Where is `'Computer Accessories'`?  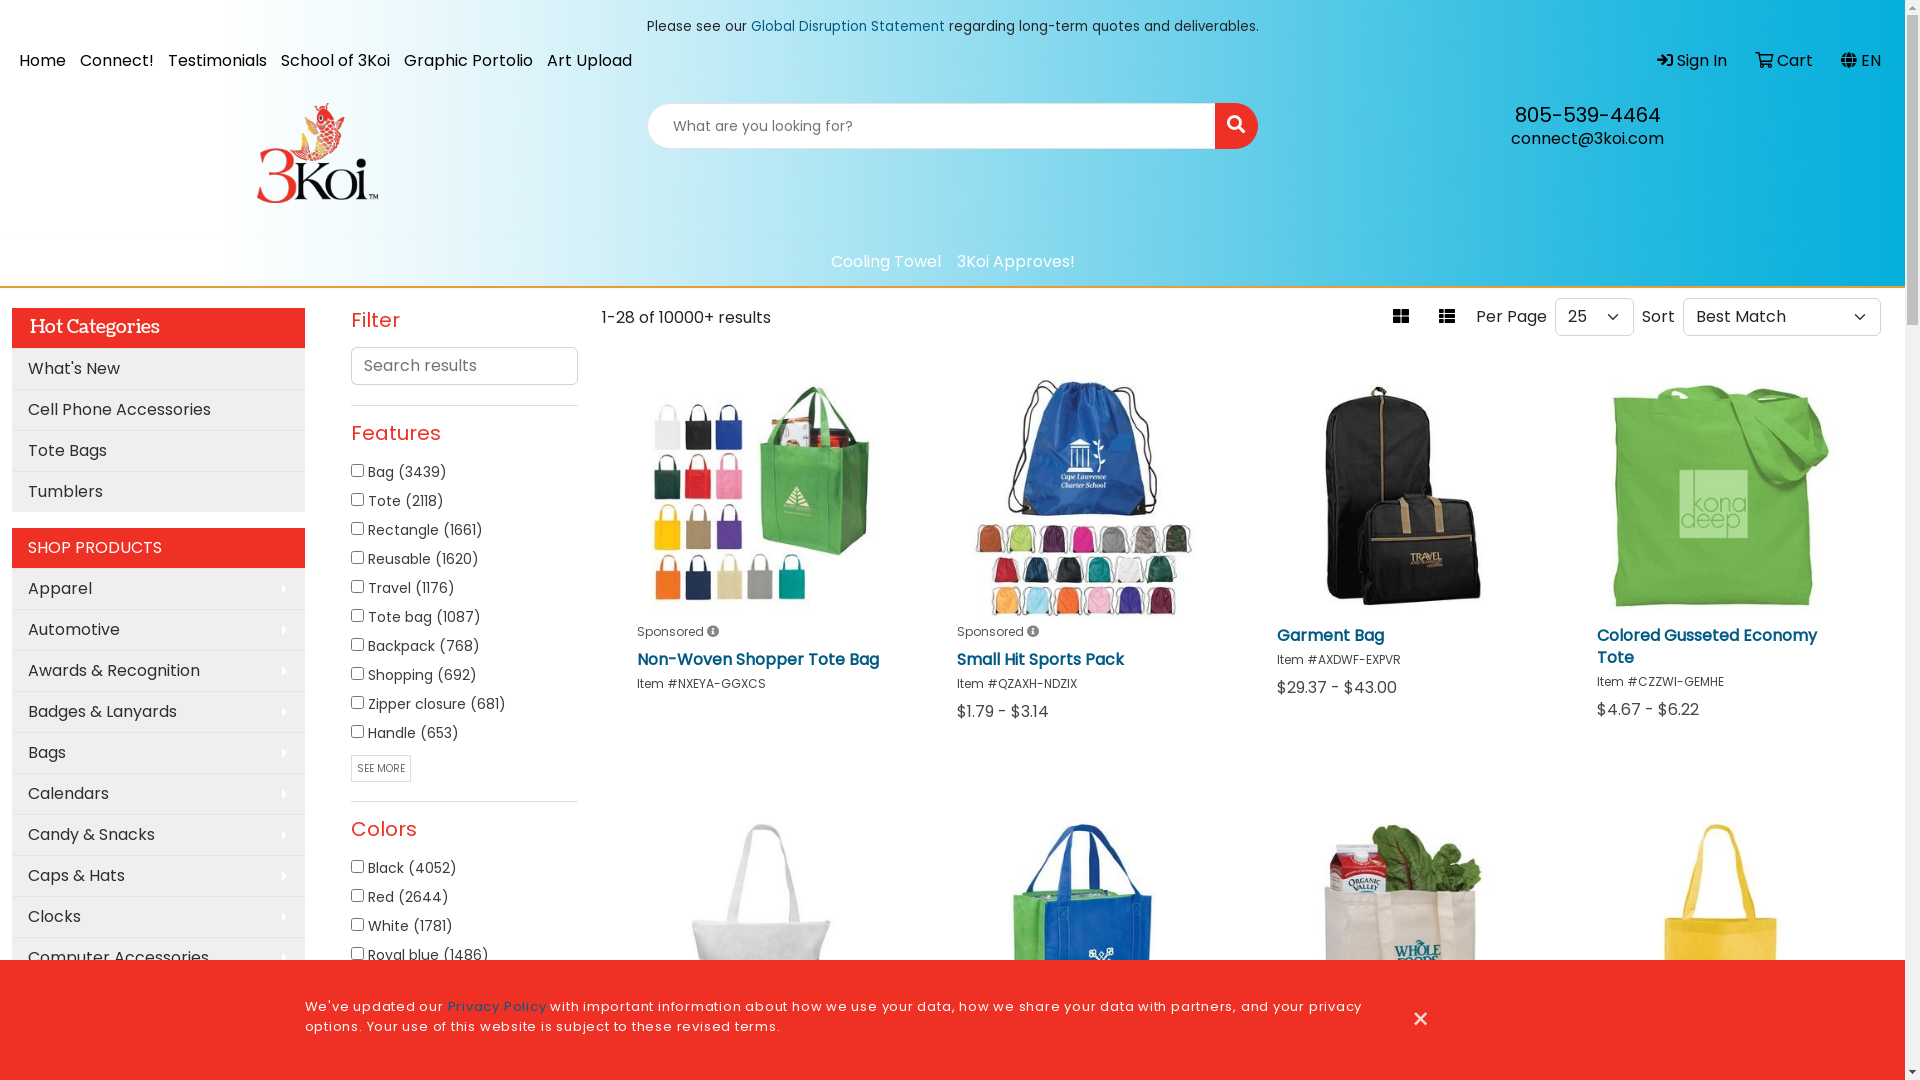 'Computer Accessories' is located at coordinates (157, 956).